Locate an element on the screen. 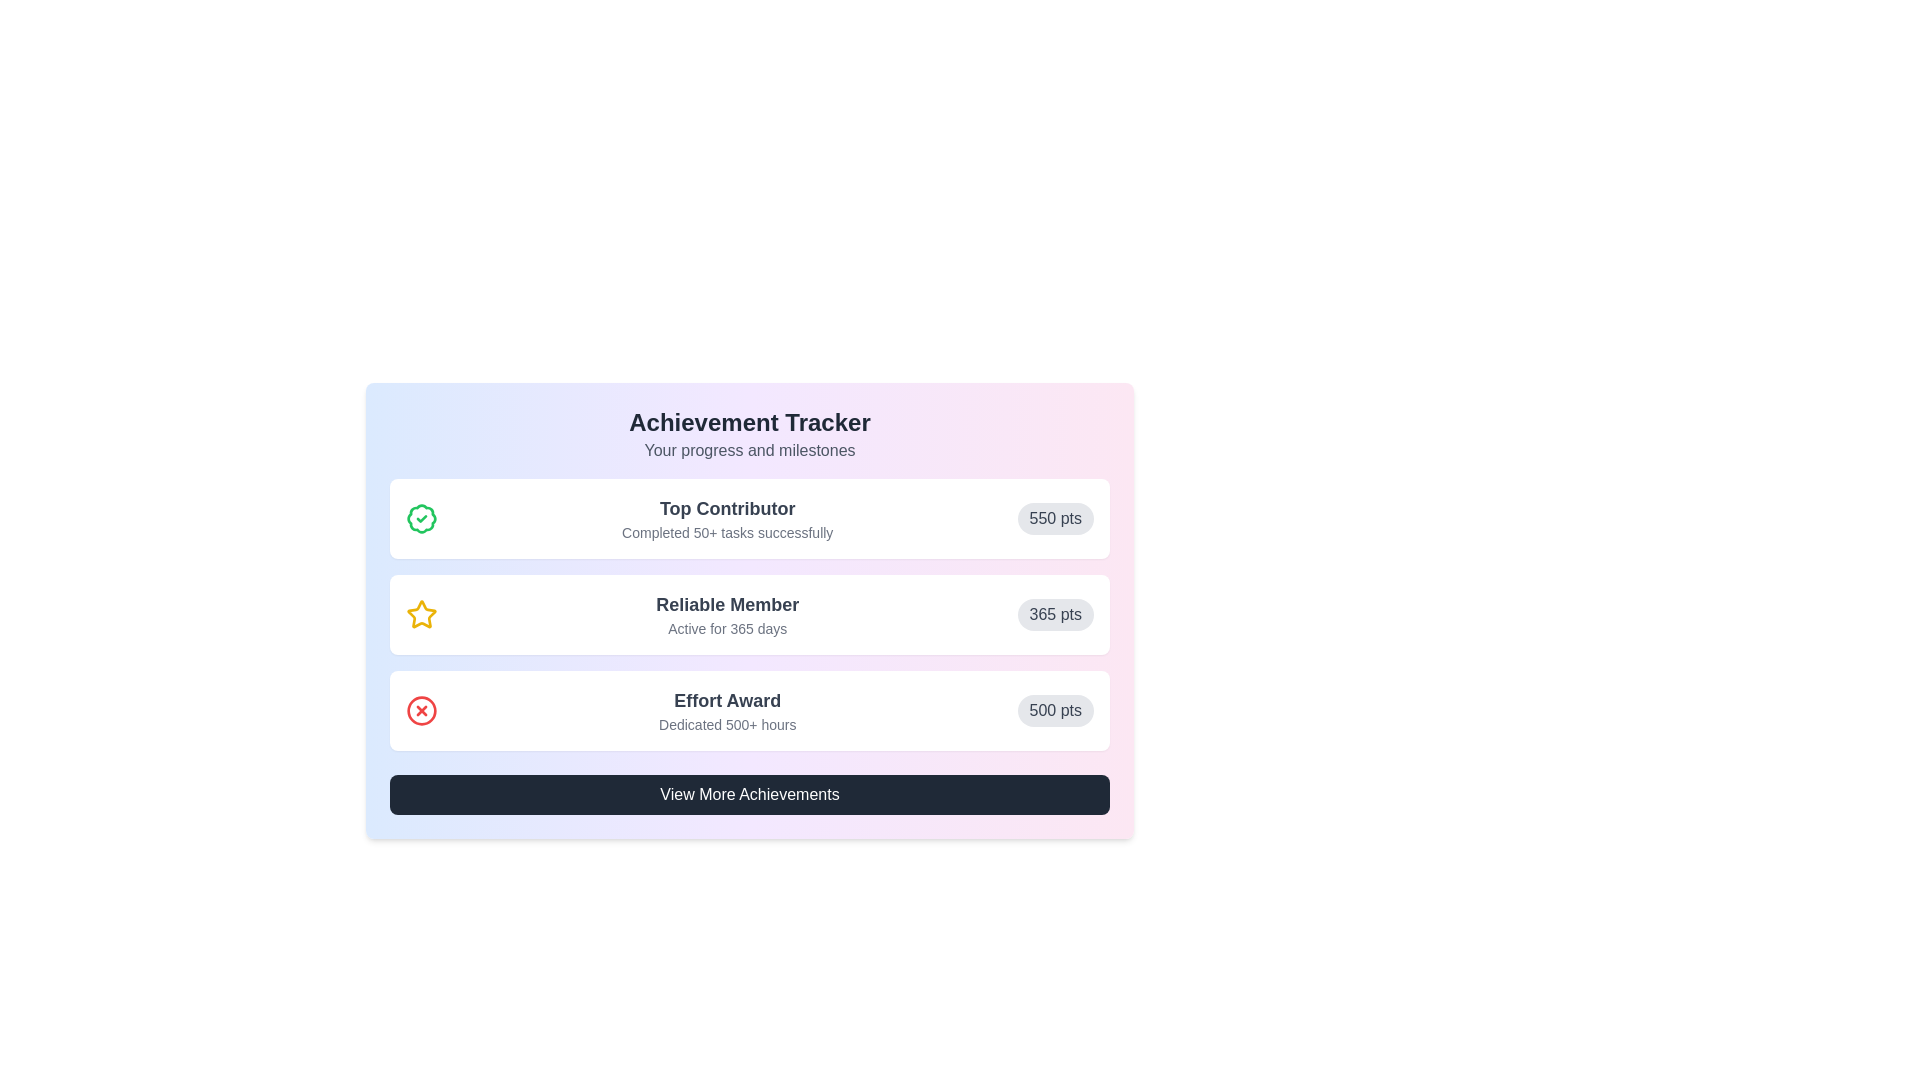  the circular icon with a red border and a red 'X' symbol in the 'Effort Award' section, which indicates a 'close' or 'error' status is located at coordinates (421, 709).